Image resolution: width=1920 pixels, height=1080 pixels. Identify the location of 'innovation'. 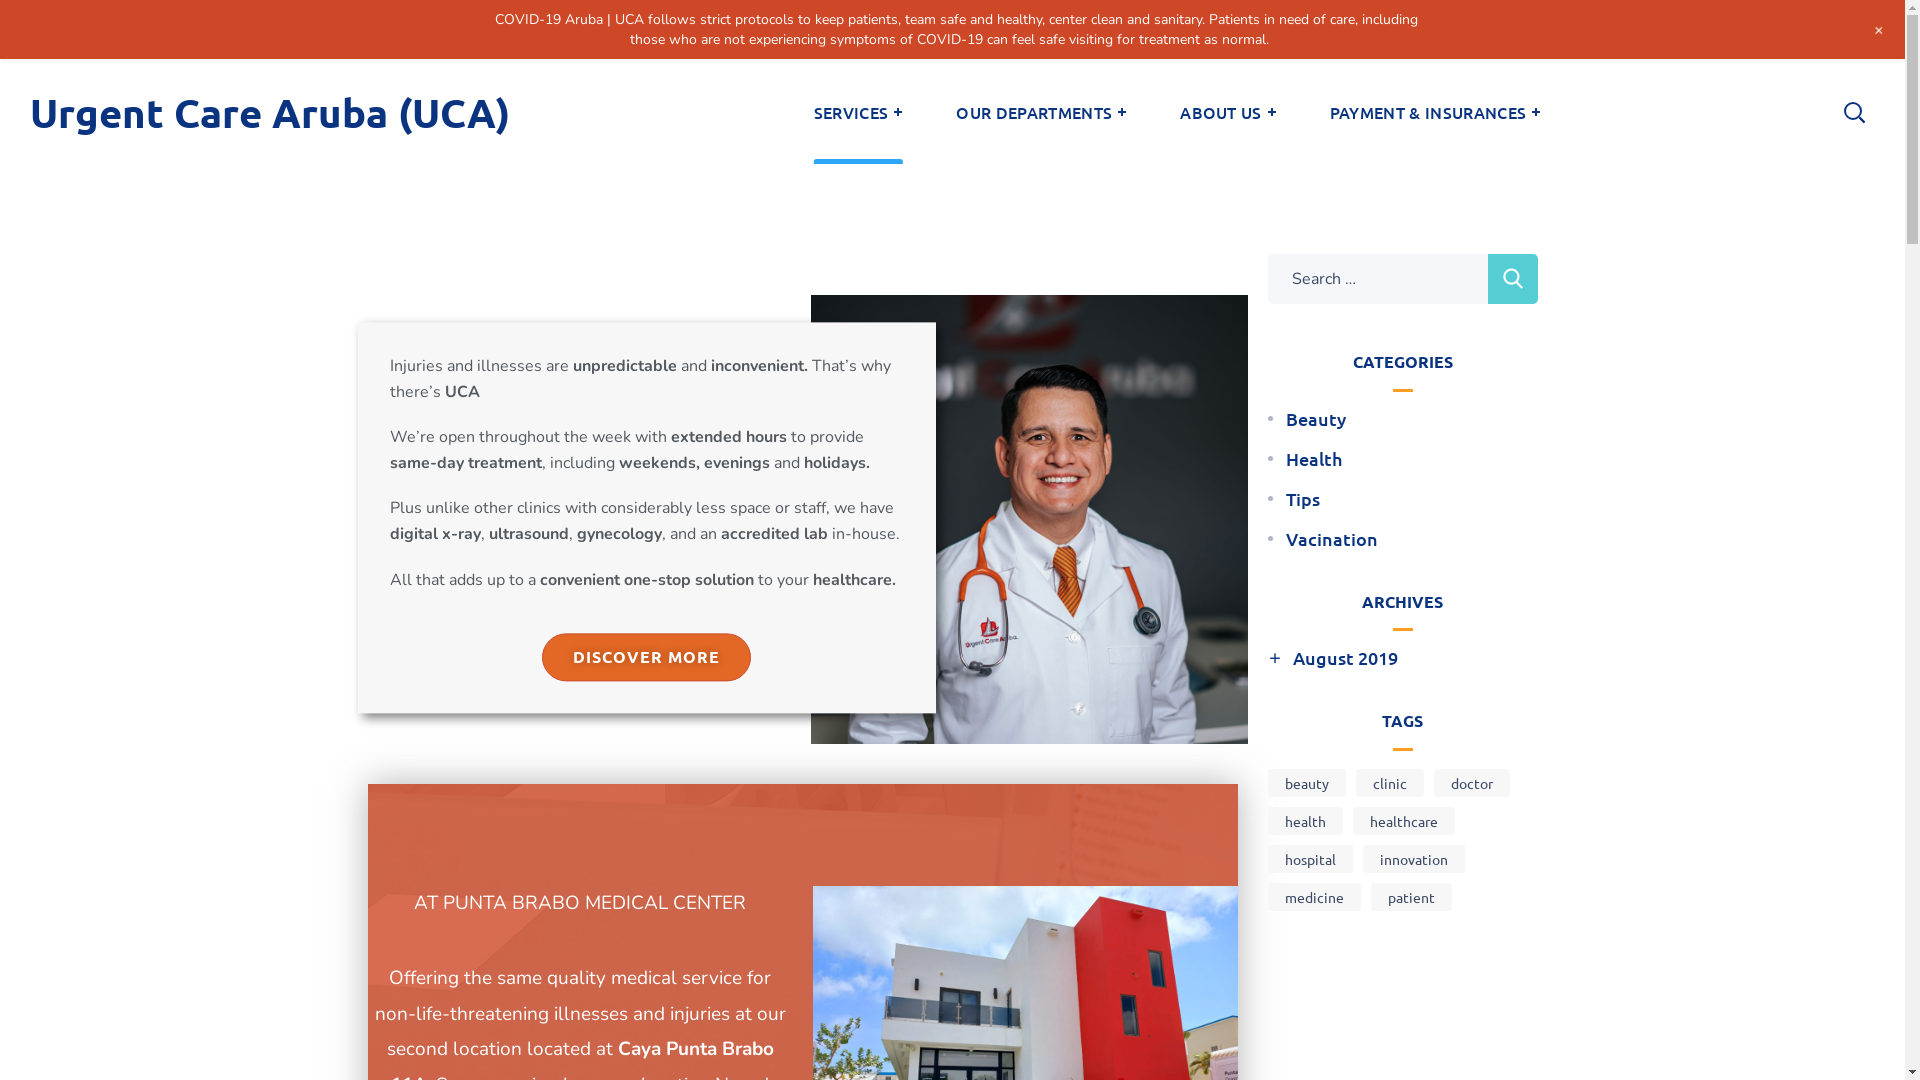
(1411, 858).